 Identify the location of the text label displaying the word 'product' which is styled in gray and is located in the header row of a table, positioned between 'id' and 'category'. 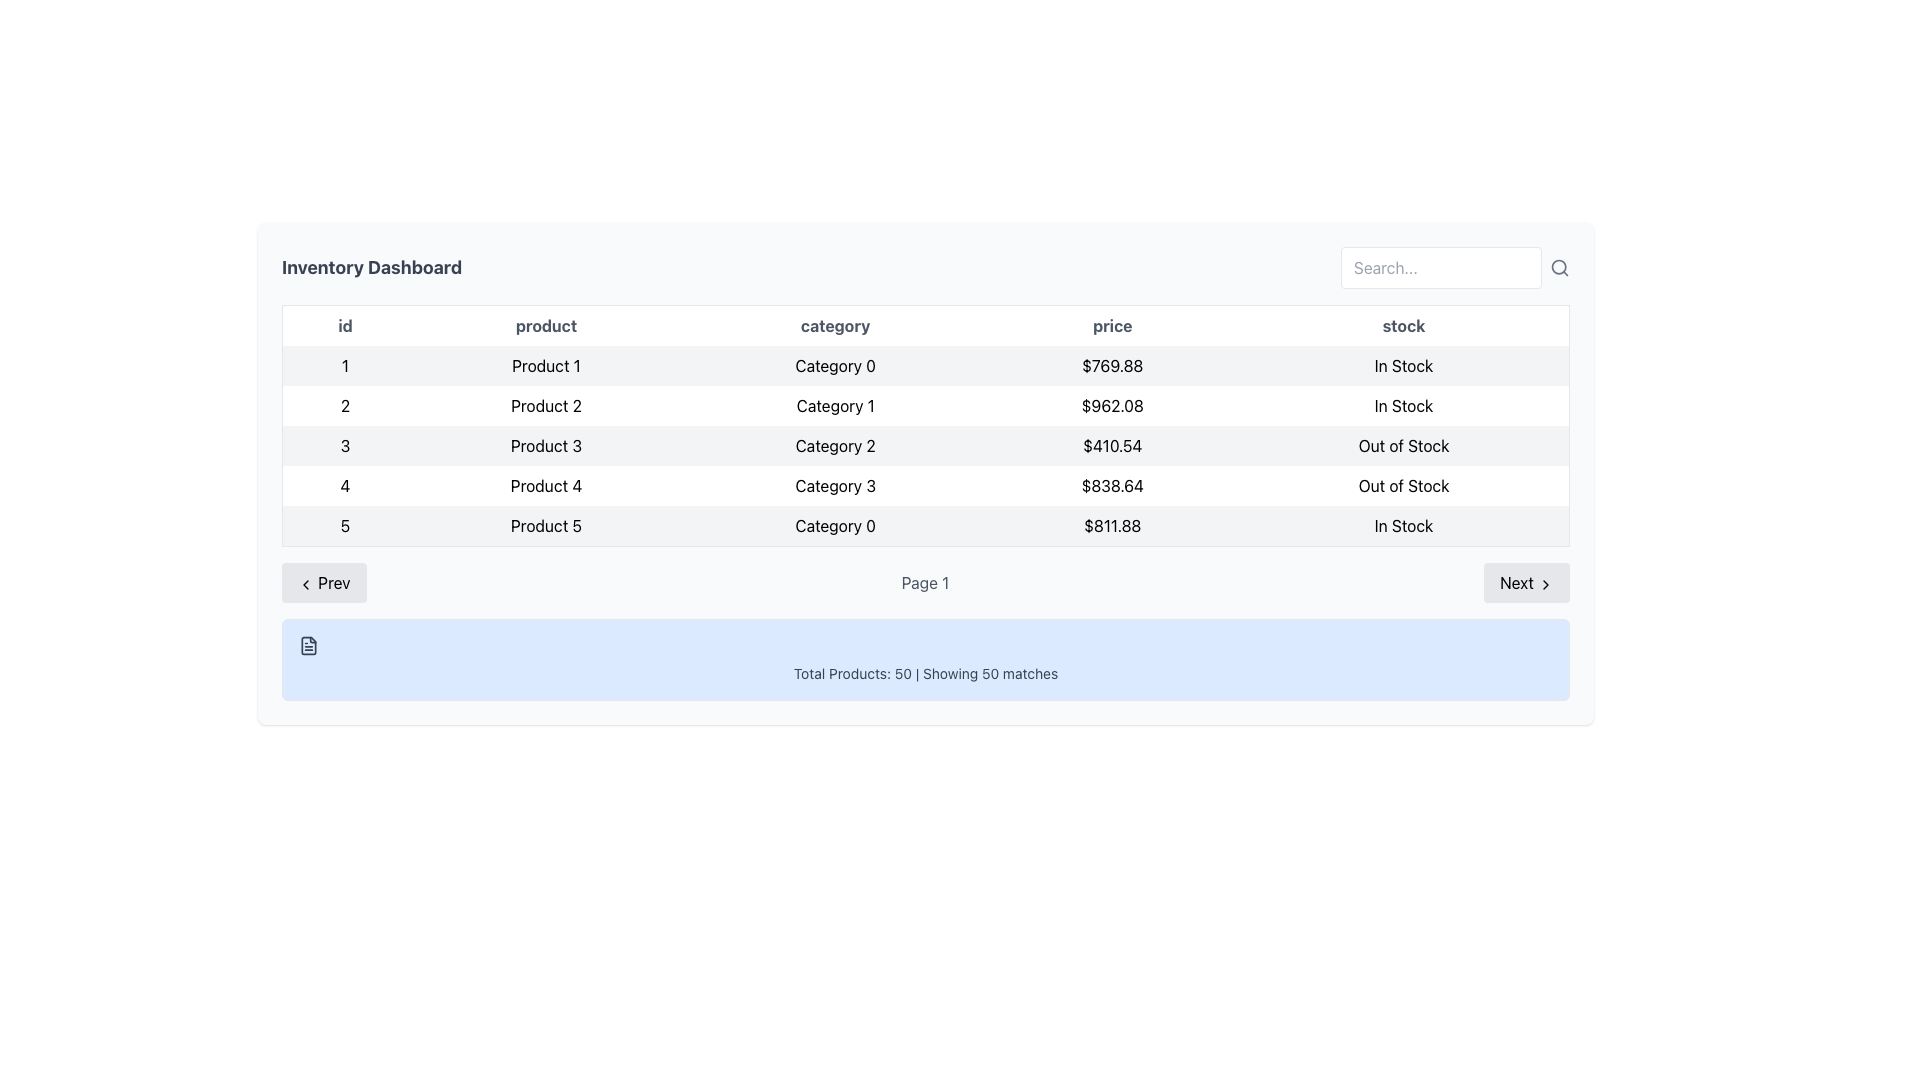
(546, 324).